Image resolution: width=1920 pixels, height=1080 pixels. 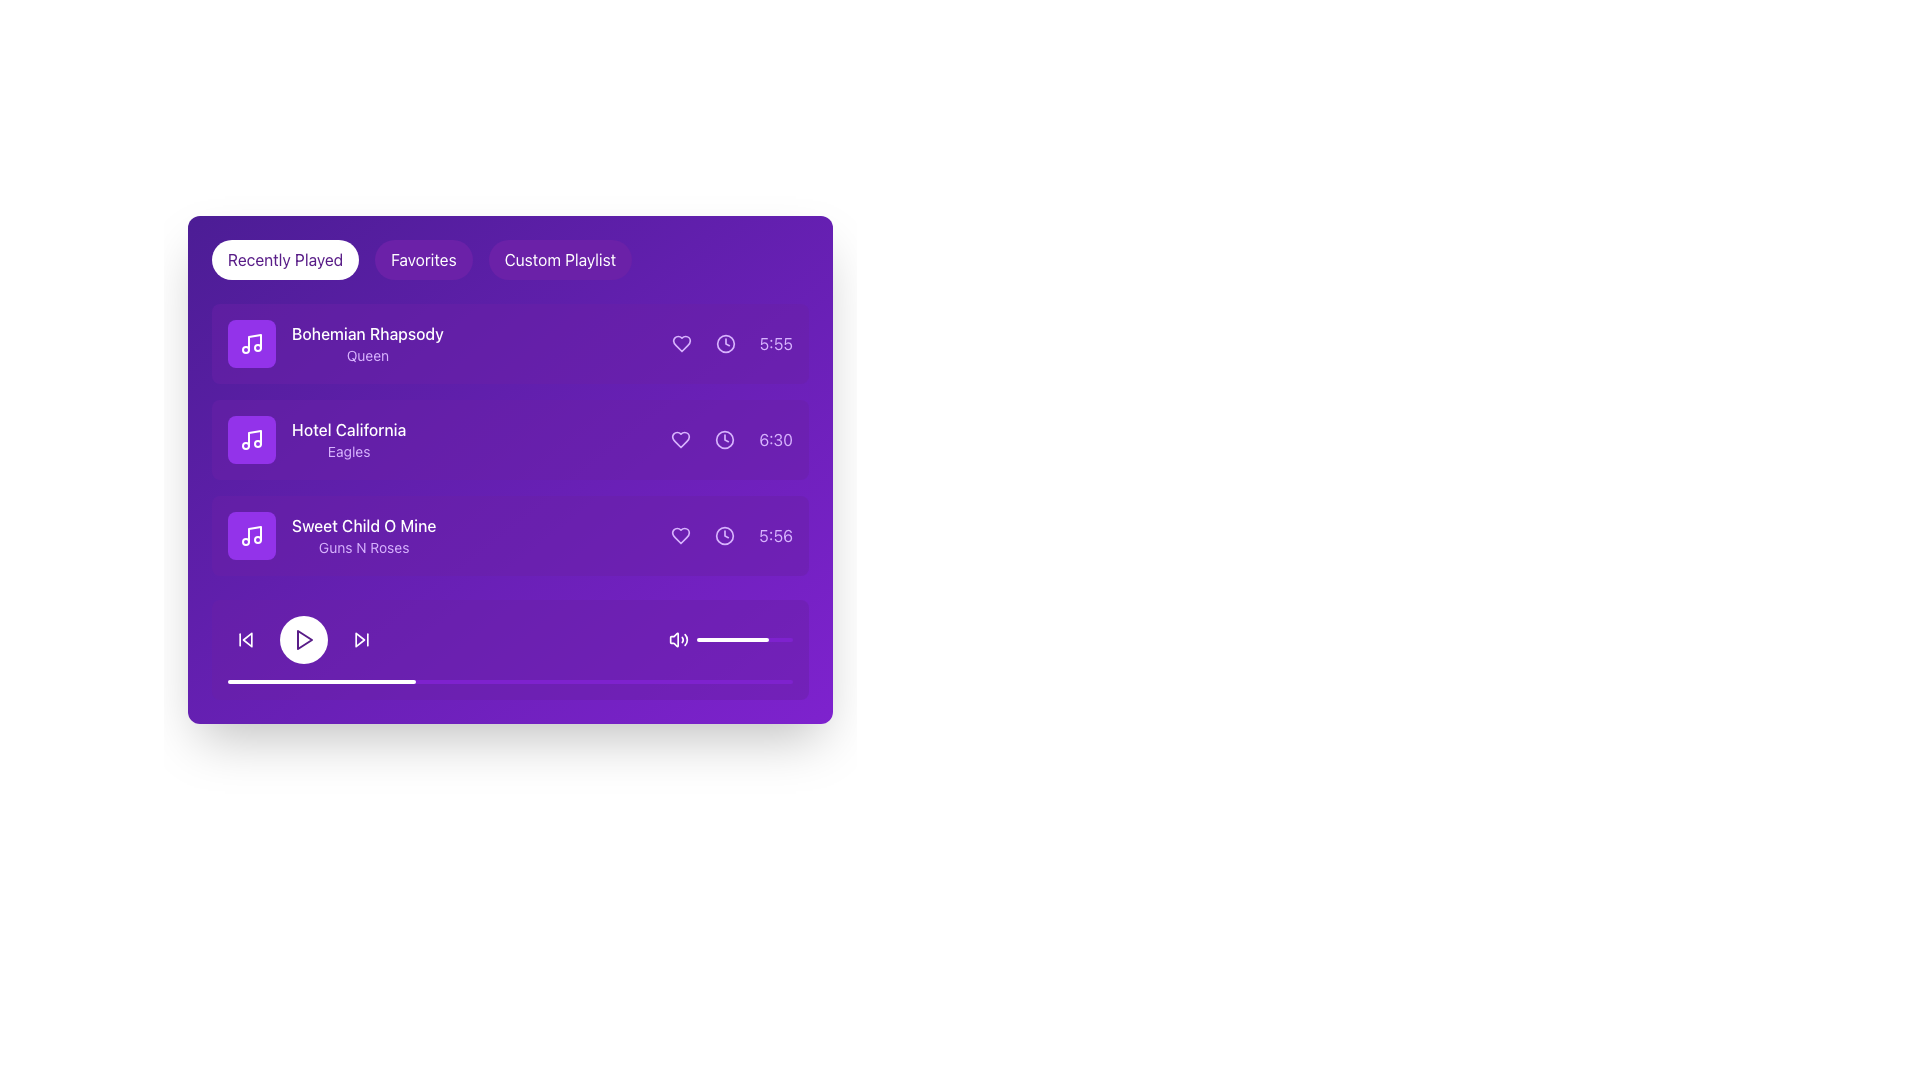 What do you see at coordinates (681, 438) in the screenshot?
I see `the second heart-shaped icon next to the song 'Hotel California'` at bounding box center [681, 438].